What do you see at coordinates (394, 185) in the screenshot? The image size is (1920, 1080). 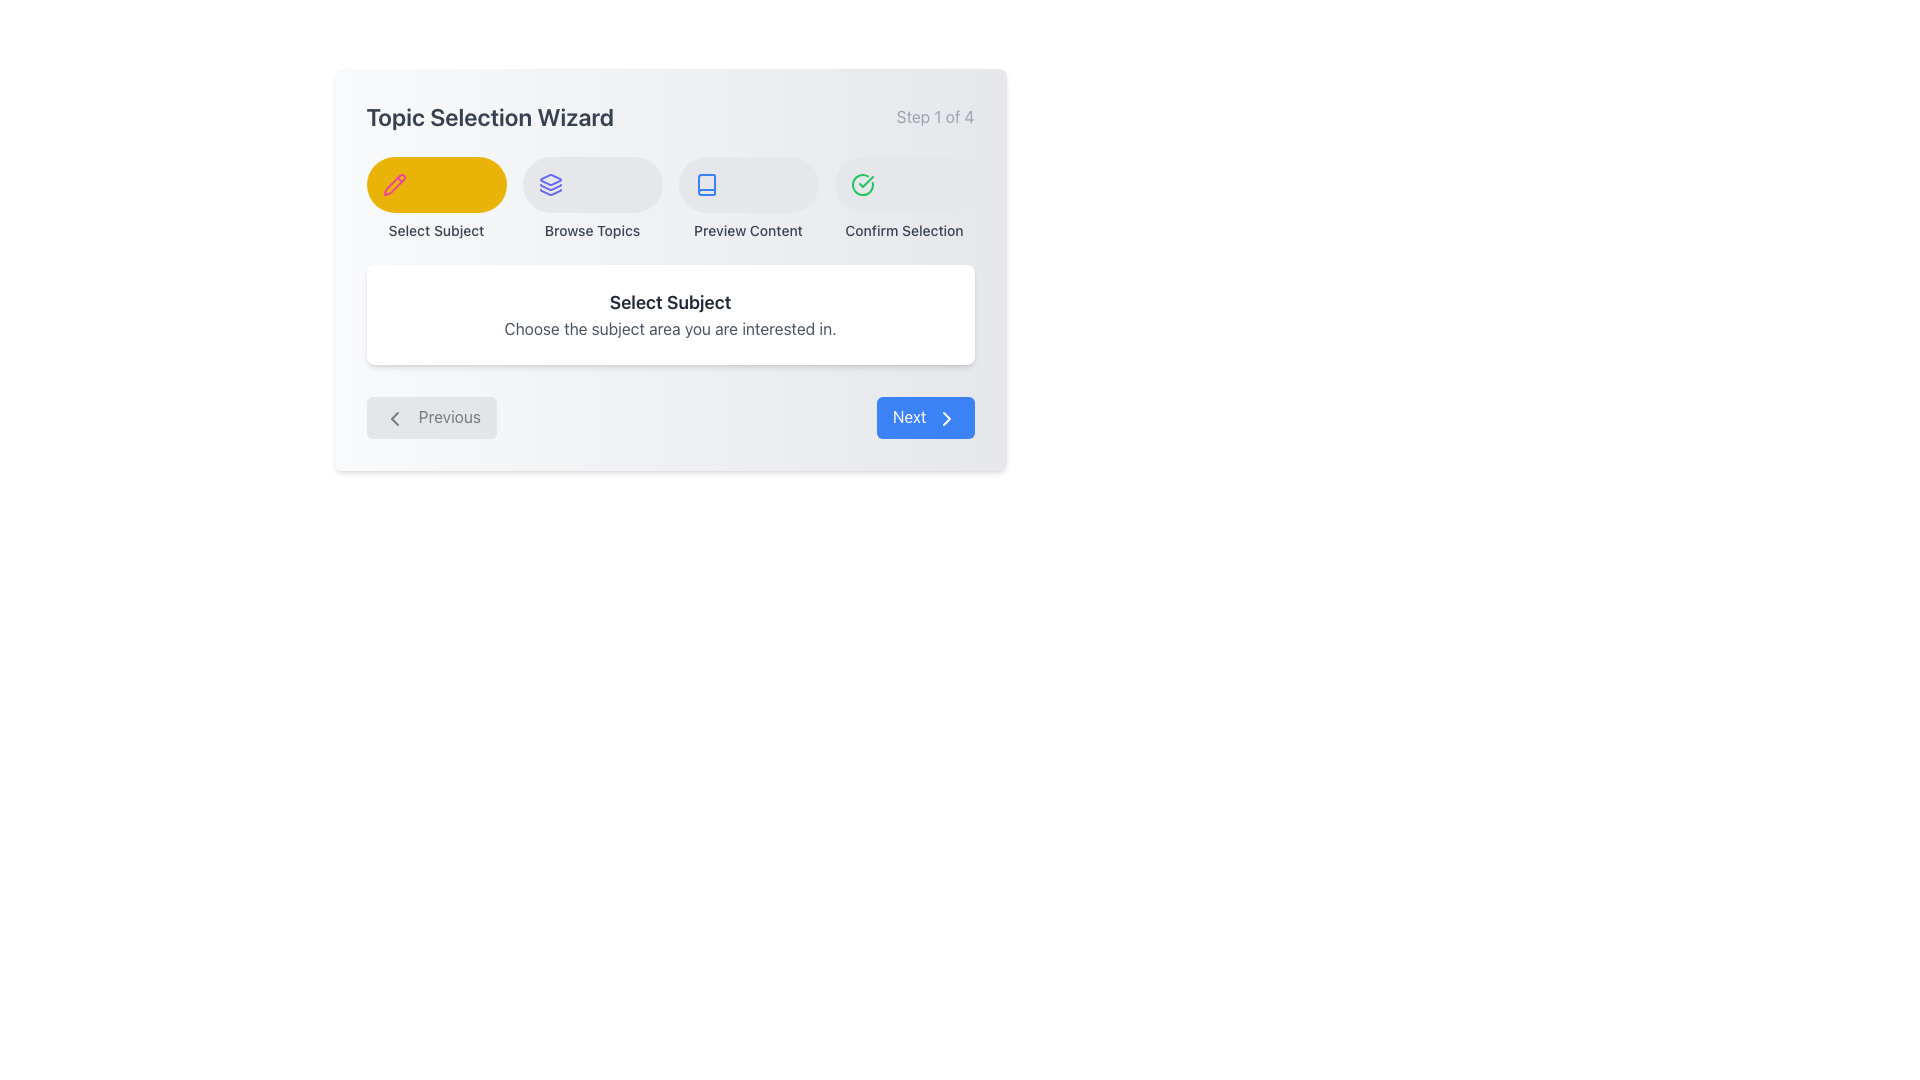 I see `the 'Select Subject' icon located in the leftmost yellow circular button within the 'Topic Selection Wizard' interface` at bounding box center [394, 185].